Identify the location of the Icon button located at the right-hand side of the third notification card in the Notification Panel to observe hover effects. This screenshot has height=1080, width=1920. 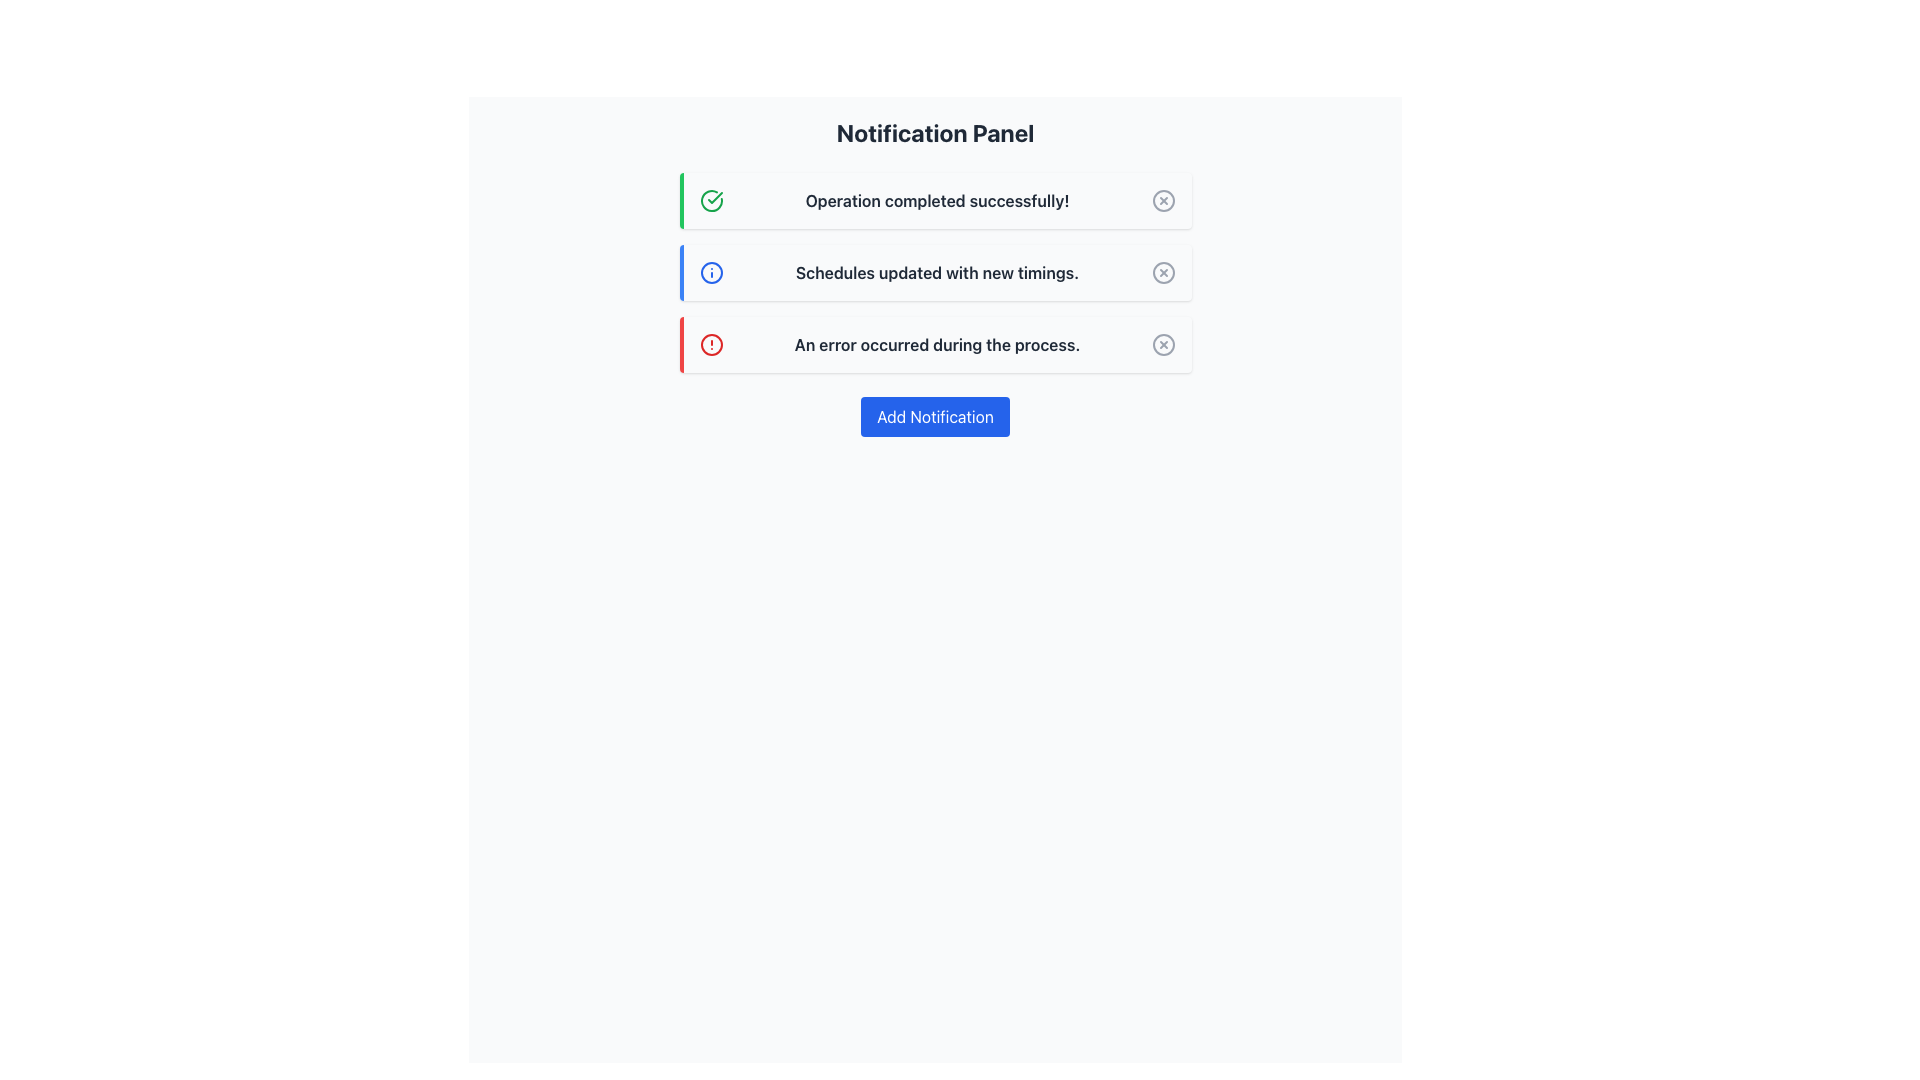
(1163, 343).